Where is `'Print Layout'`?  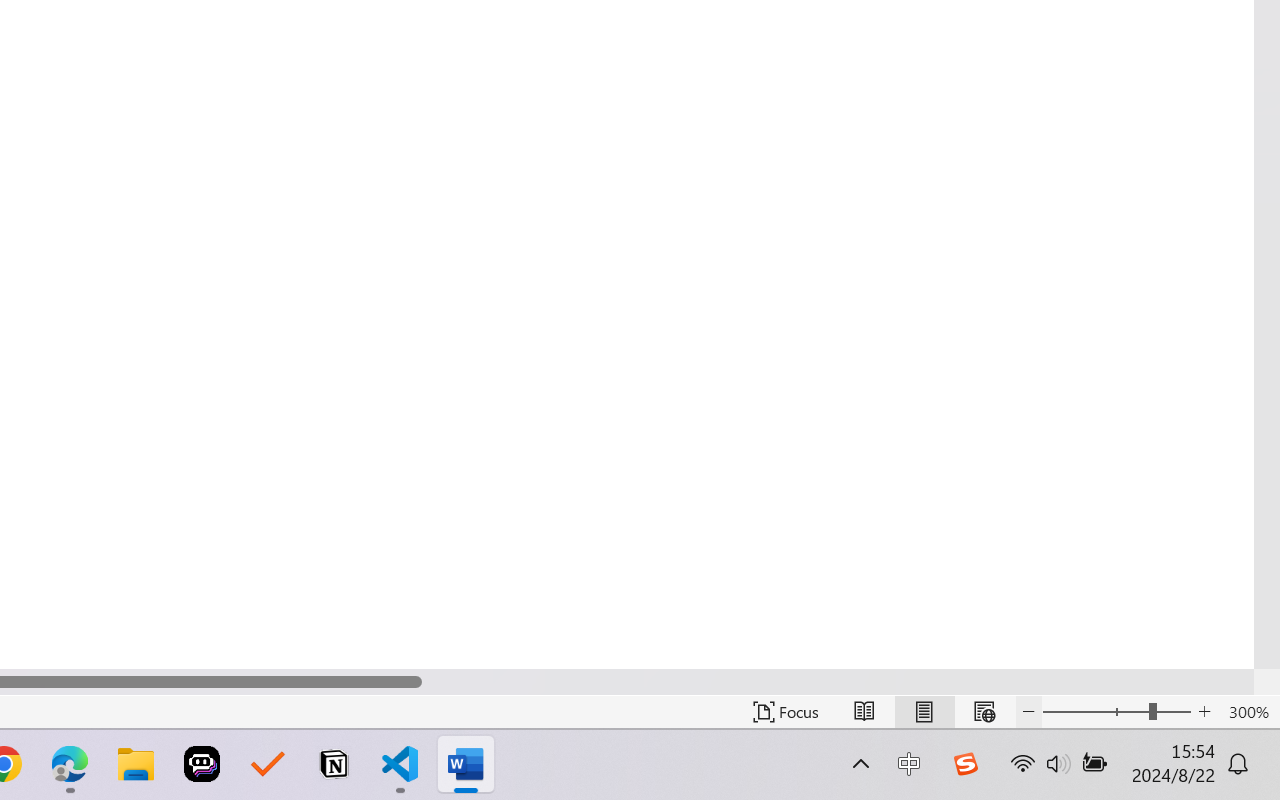
'Print Layout' is located at coordinates (923, 711).